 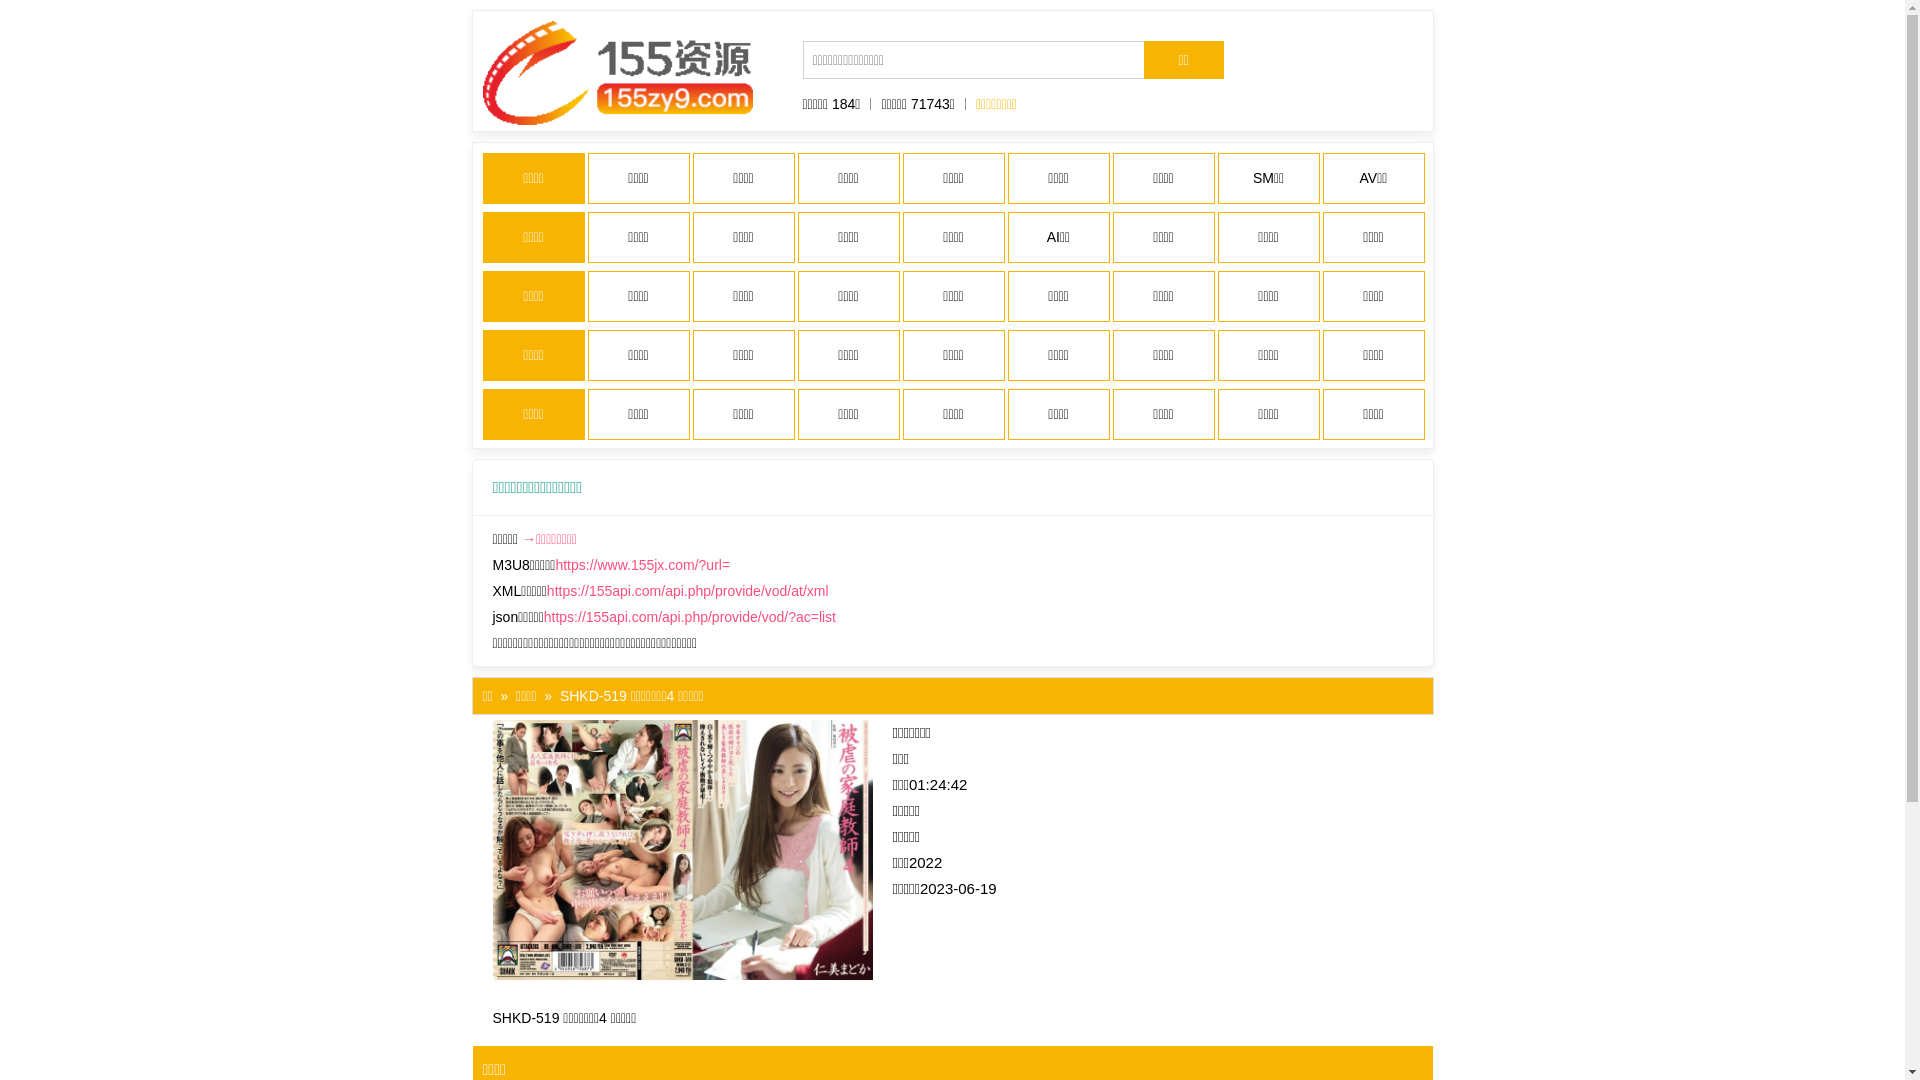 What do you see at coordinates (687, 589) in the screenshot?
I see `'https://155api.com/api.php/provide/vod/at/xml'` at bounding box center [687, 589].